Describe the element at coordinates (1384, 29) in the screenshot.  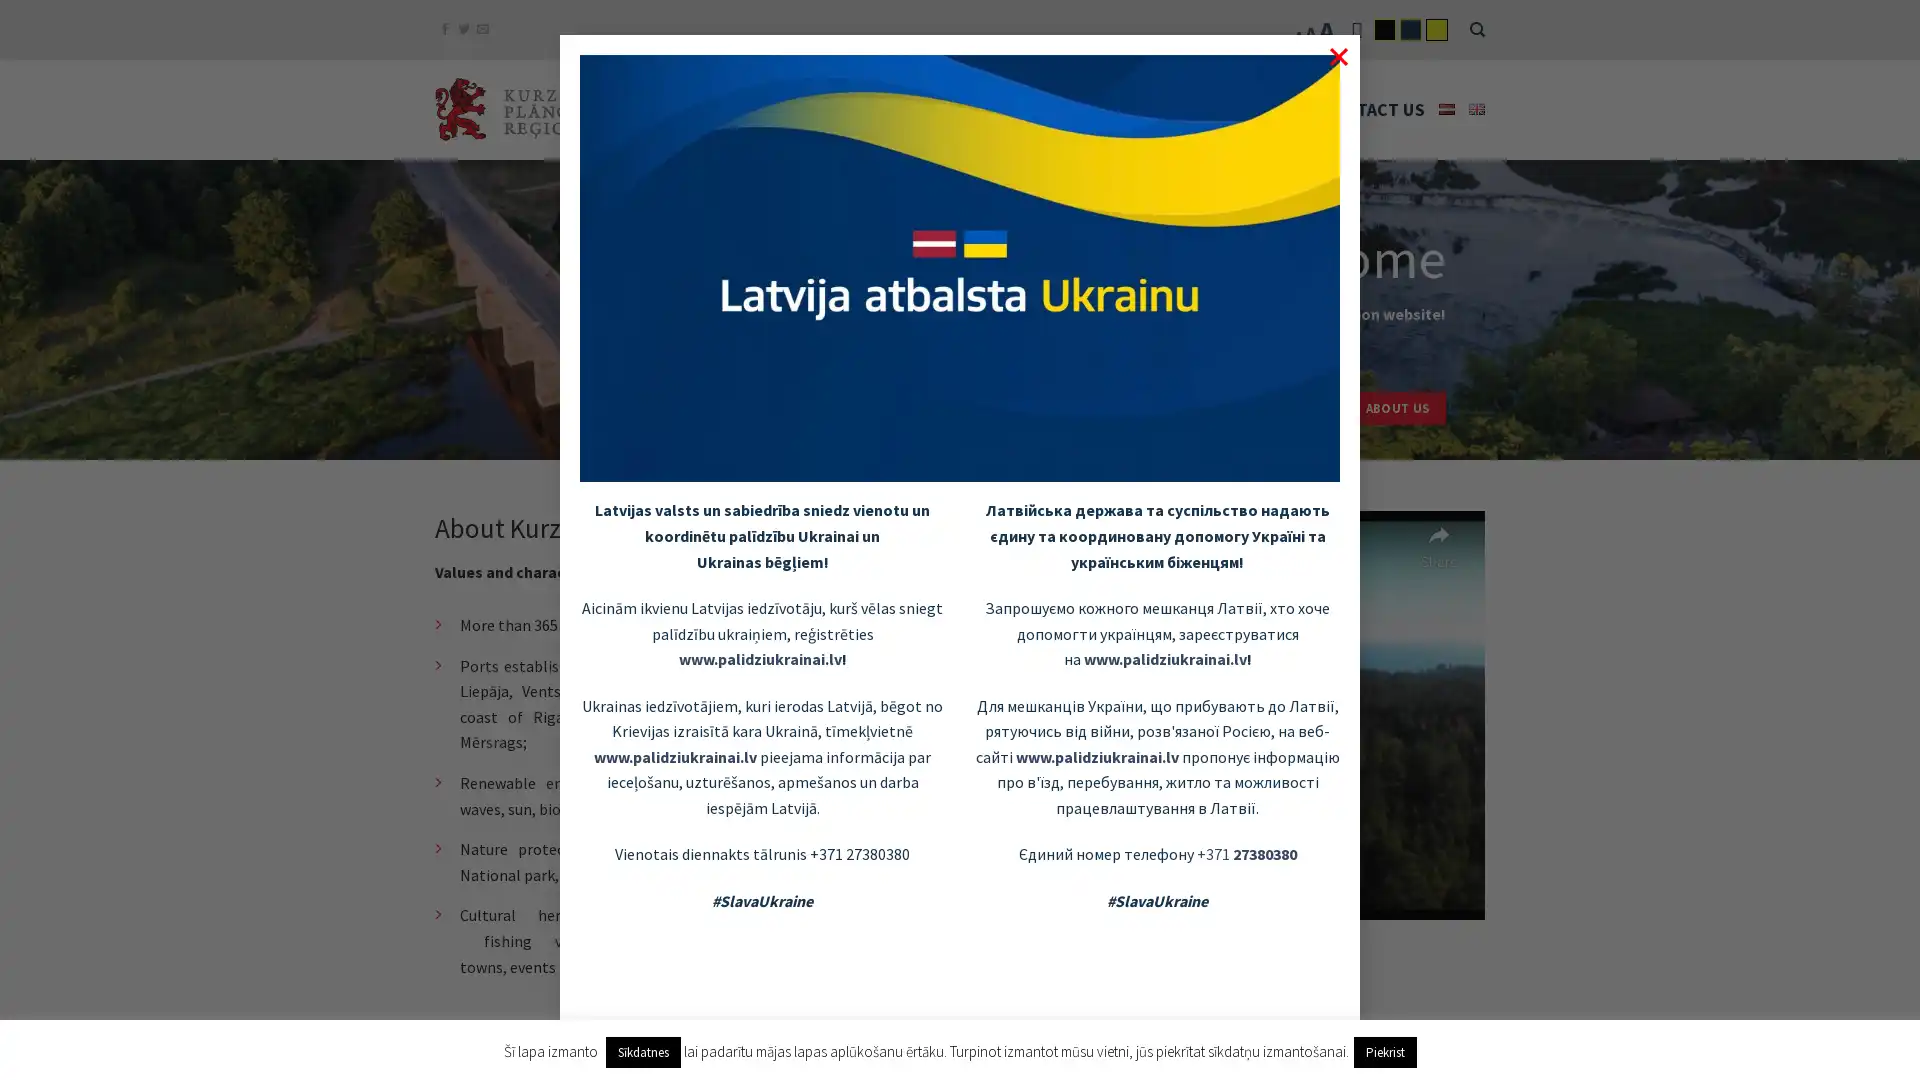
I see `flatsome-black` at that location.